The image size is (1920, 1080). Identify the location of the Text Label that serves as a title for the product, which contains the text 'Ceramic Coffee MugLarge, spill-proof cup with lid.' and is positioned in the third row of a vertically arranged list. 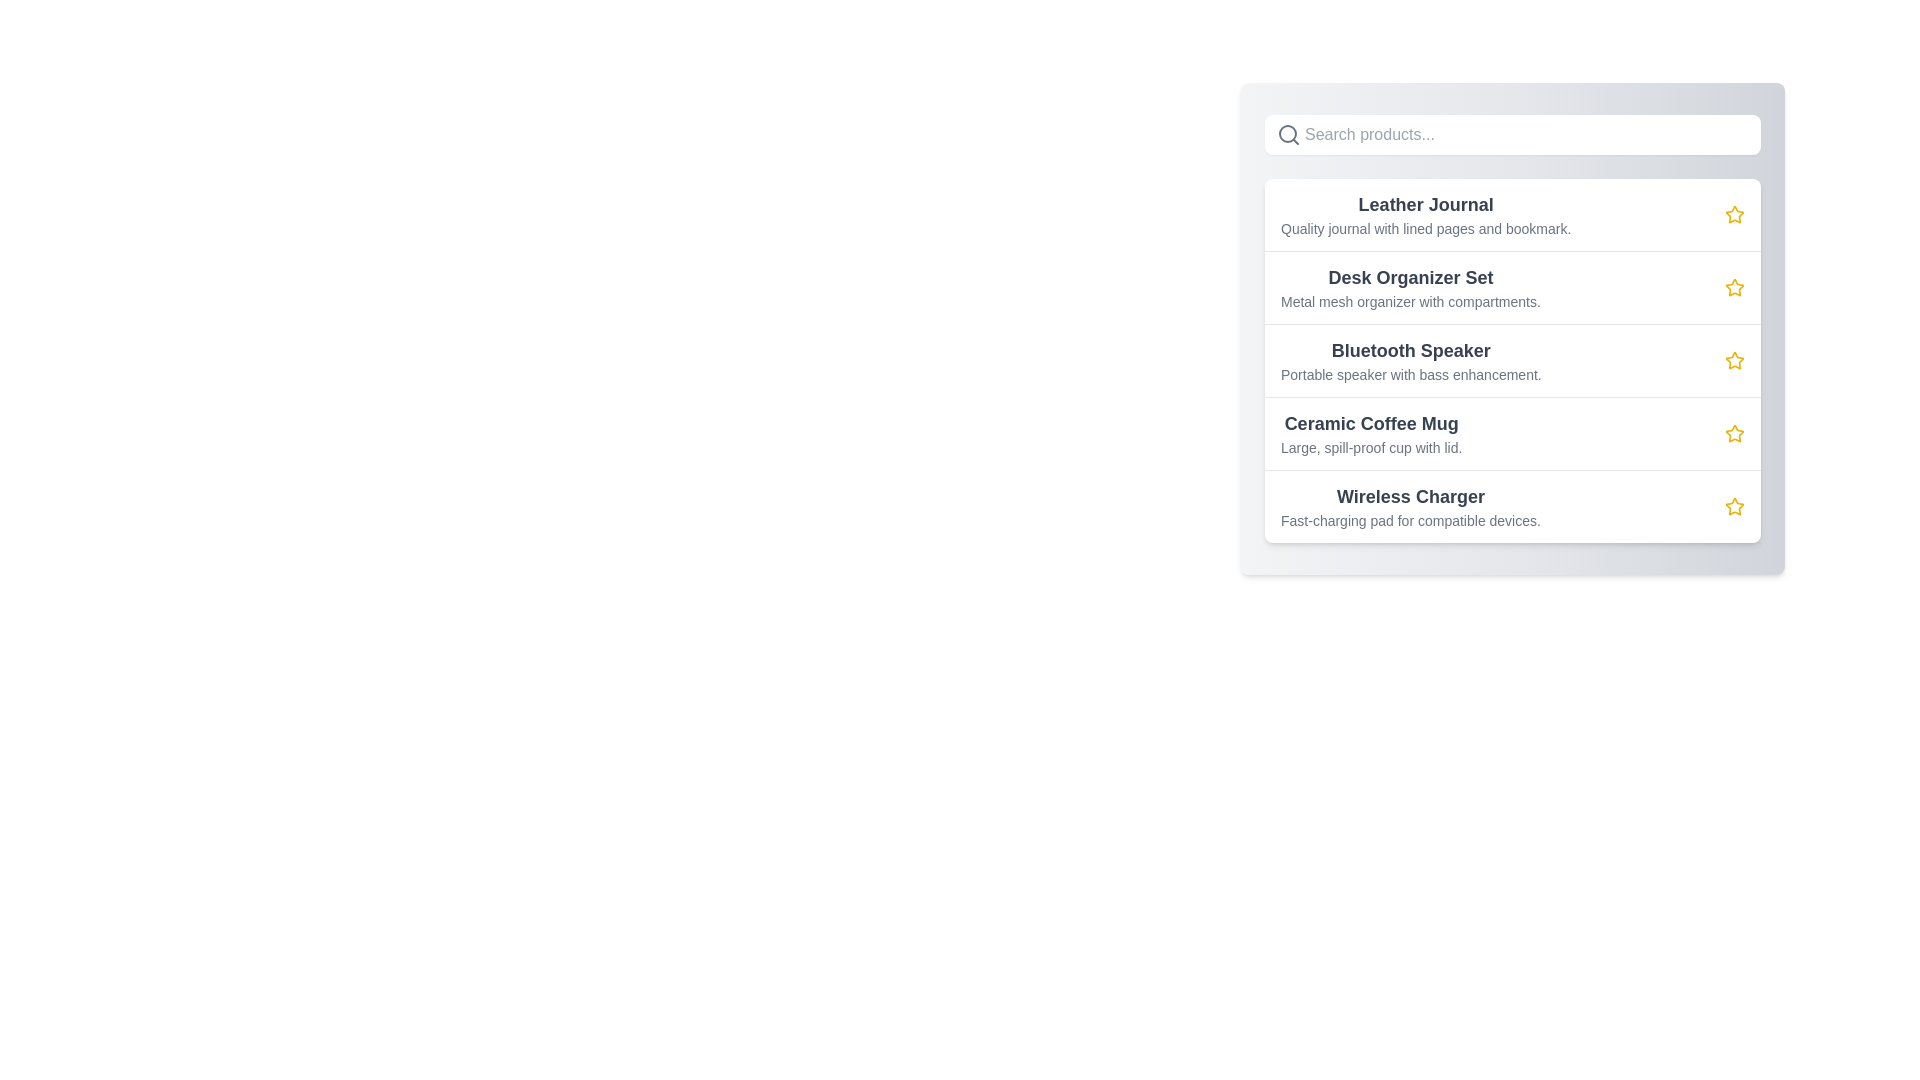
(1370, 423).